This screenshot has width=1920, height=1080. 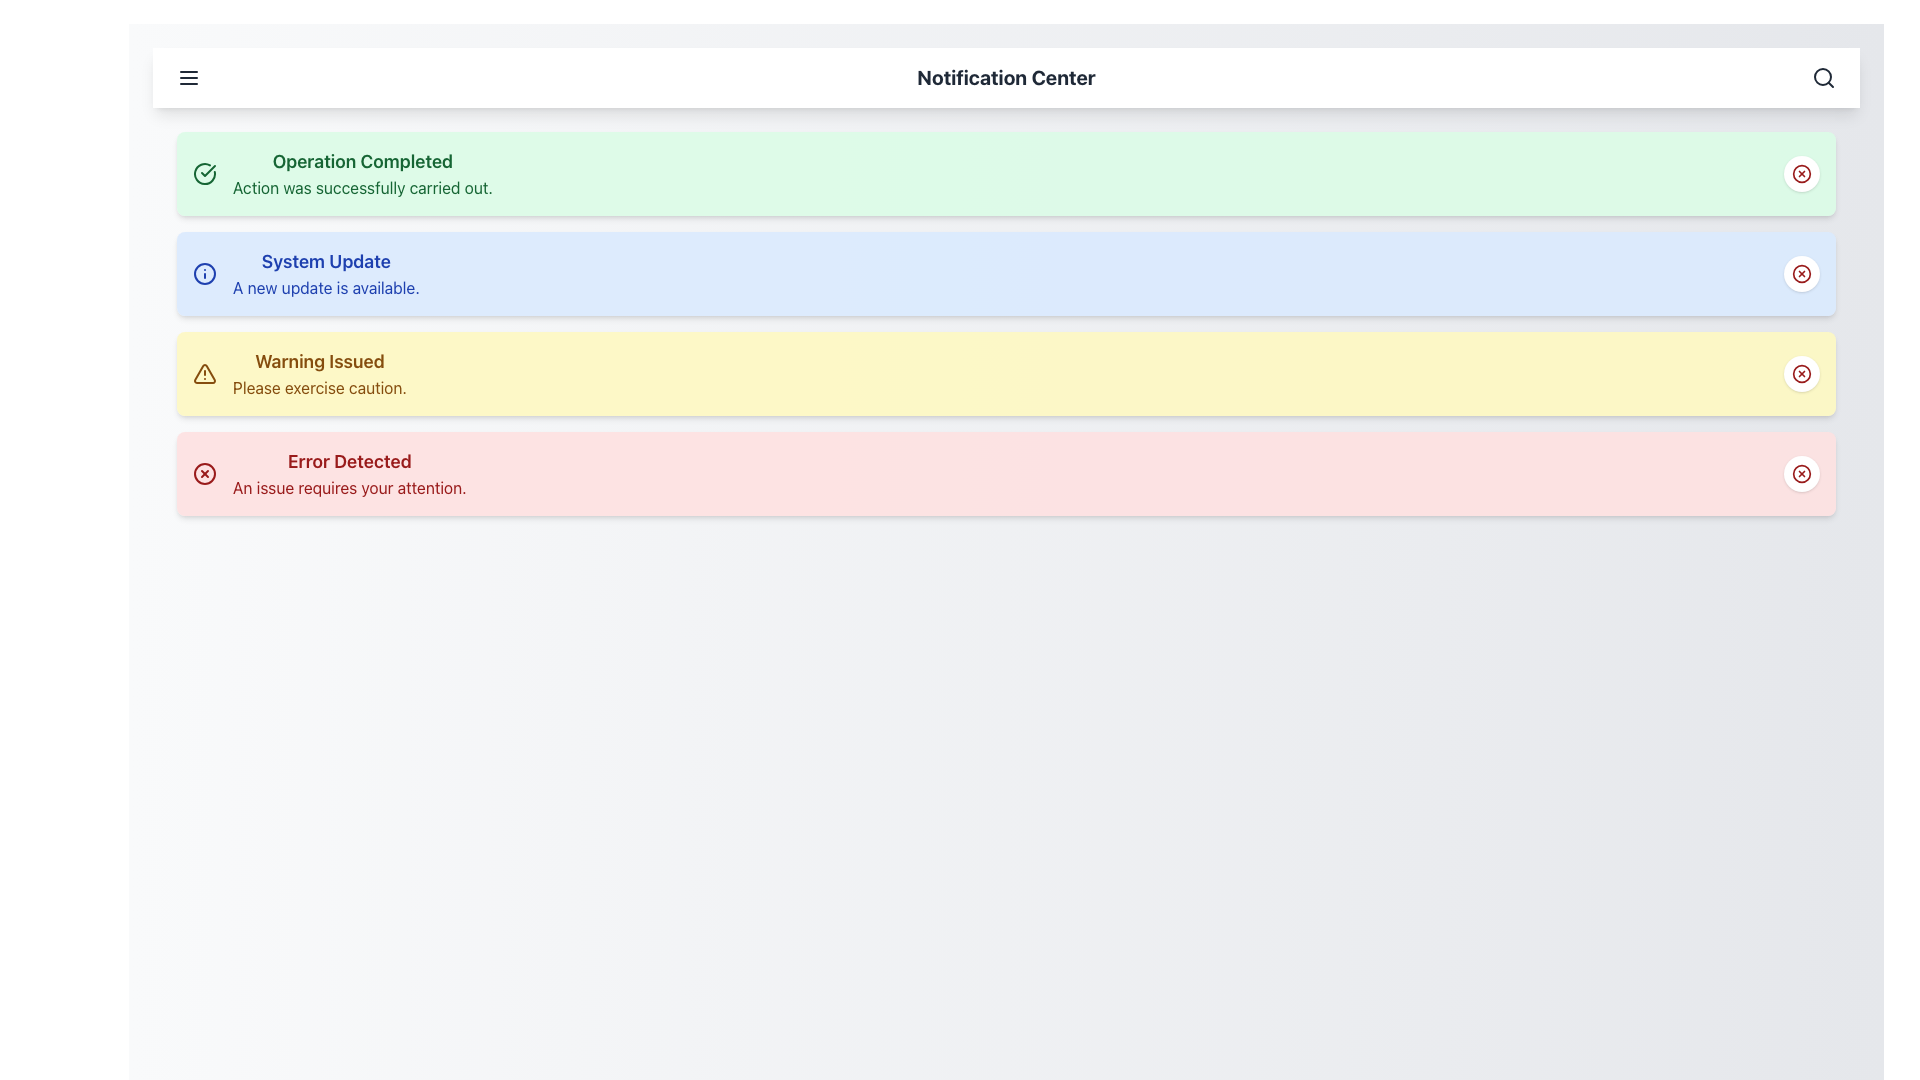 What do you see at coordinates (318, 362) in the screenshot?
I see `the static text label displaying 'Warning Issued' that is part of a notification with a yellow background, centrally located in the third notification of the vertically stacked list` at bounding box center [318, 362].